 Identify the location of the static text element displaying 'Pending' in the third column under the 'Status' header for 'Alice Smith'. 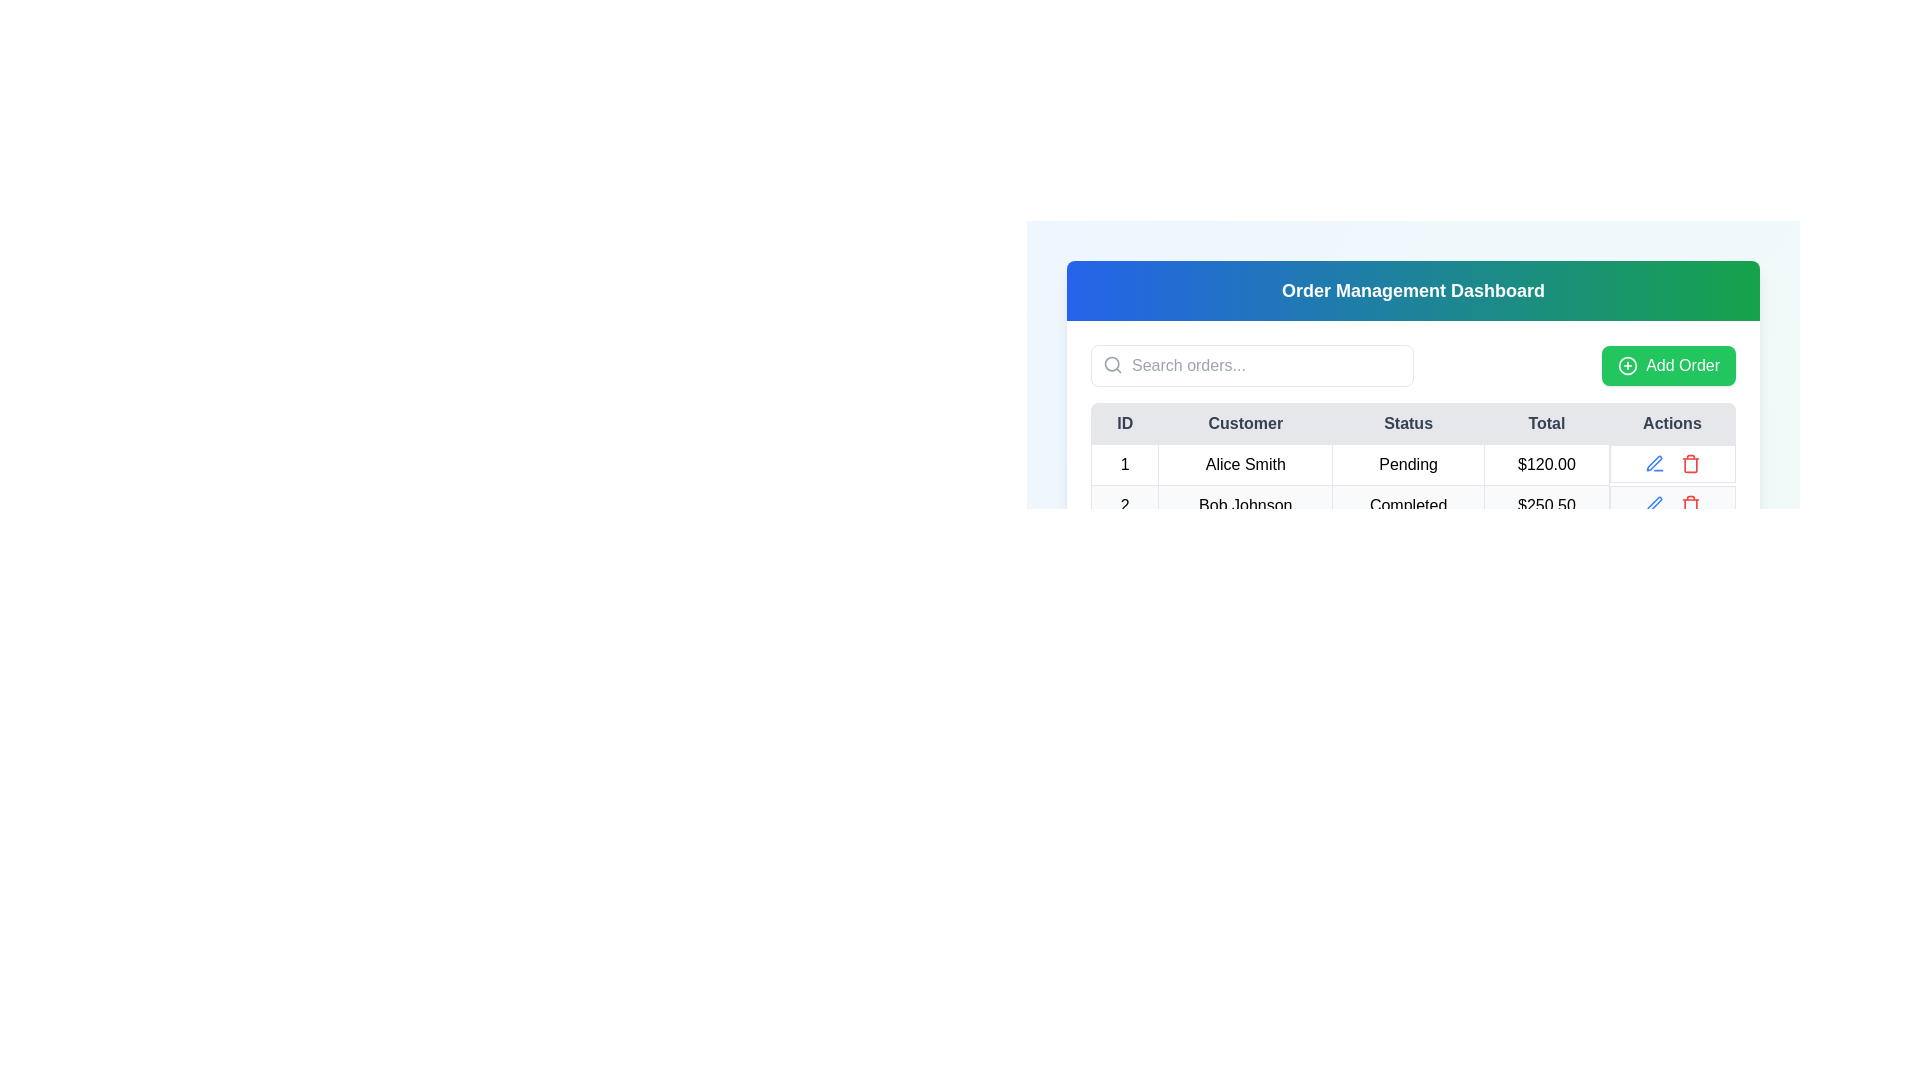
(1407, 465).